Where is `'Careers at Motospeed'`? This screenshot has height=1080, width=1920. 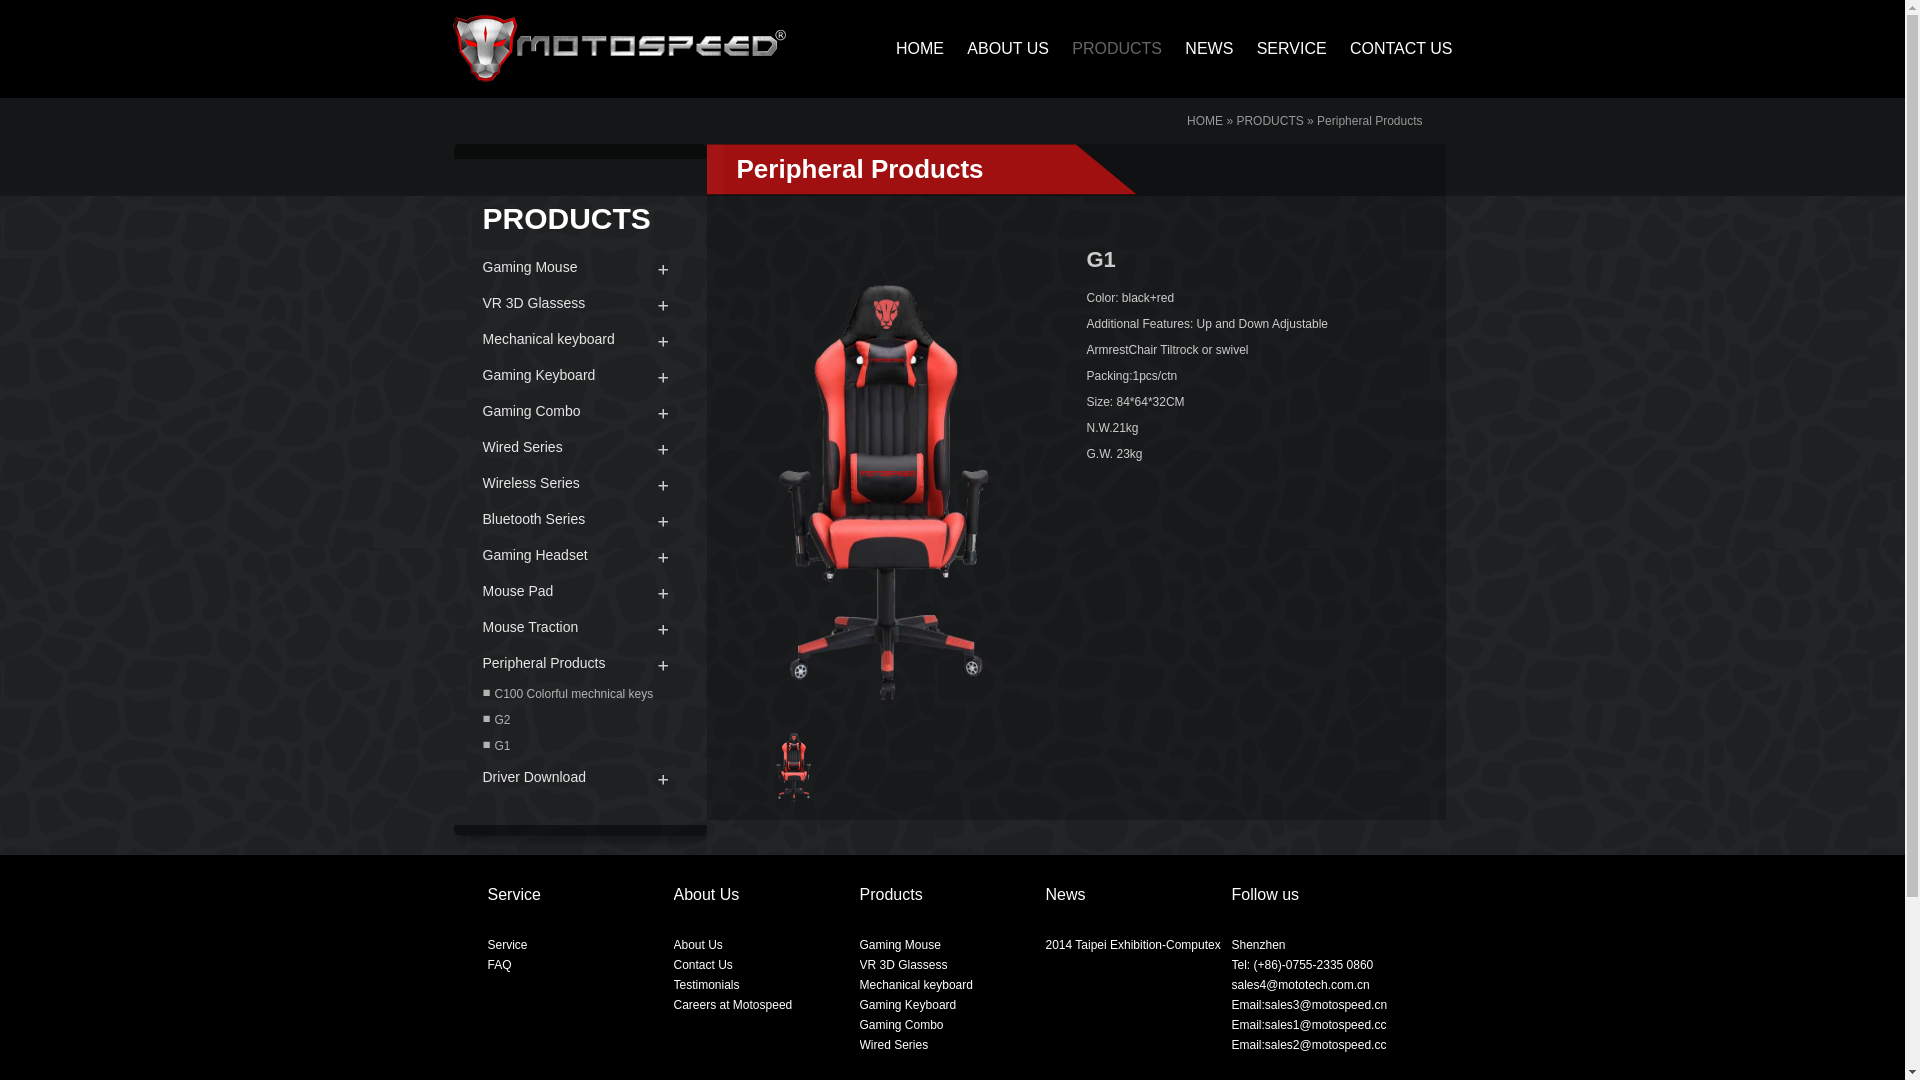
'Careers at Motospeed' is located at coordinates (732, 1005).